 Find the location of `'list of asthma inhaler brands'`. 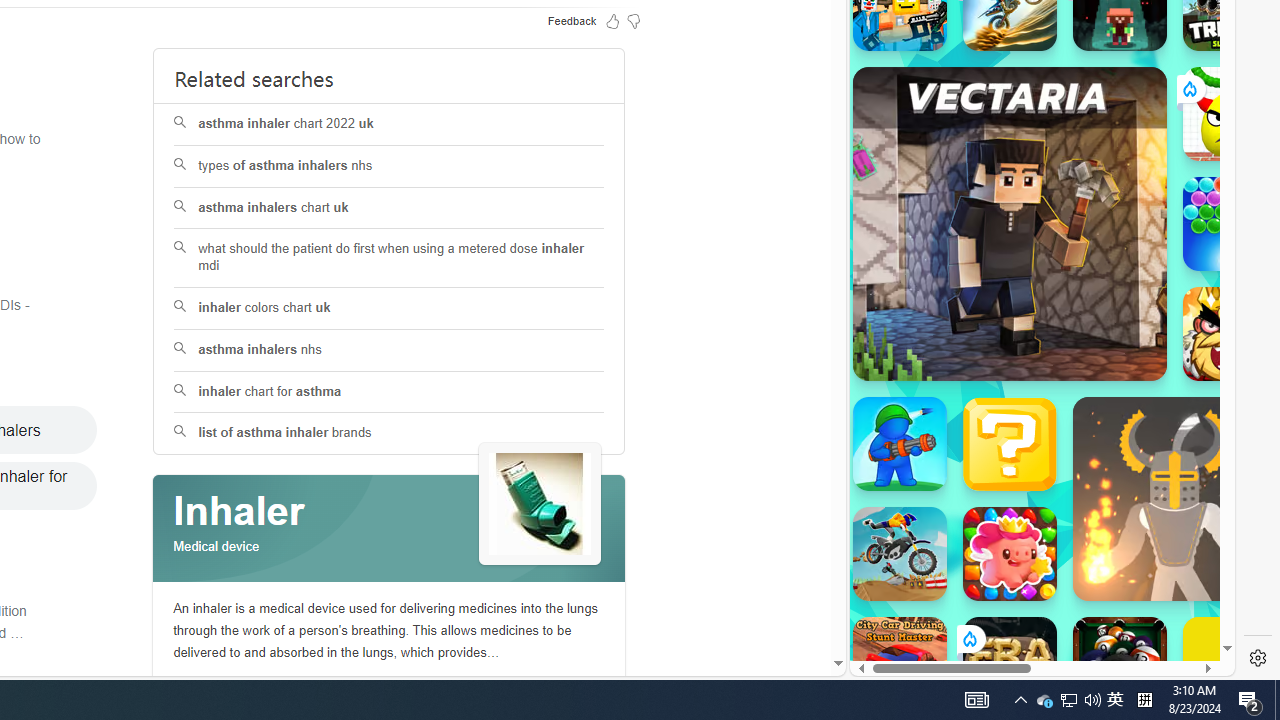

'list of asthma inhaler brands' is located at coordinates (389, 433).